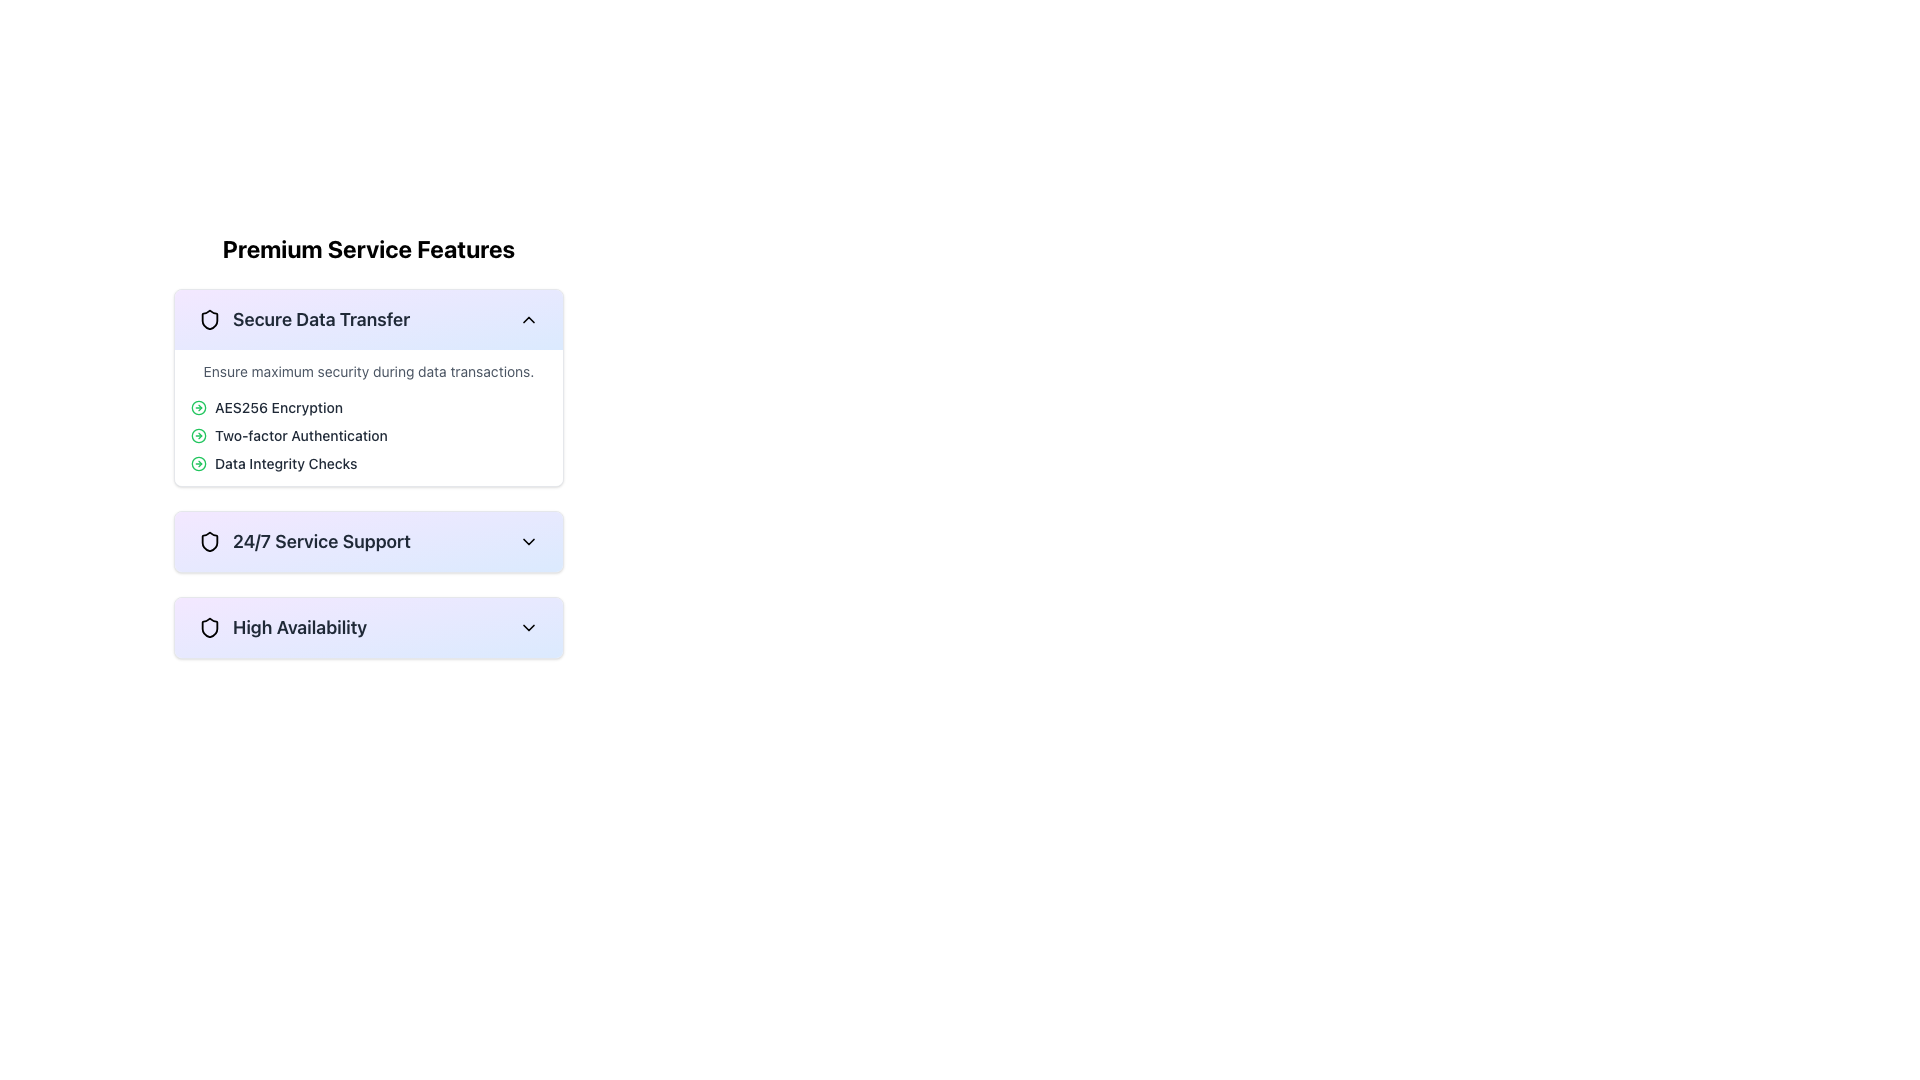  Describe the element at coordinates (300, 434) in the screenshot. I see `text information from the text label displaying 'Two-factor Authentication', which is positioned in the middle column below 'AES256 Encryption' and above 'Data Integrity Checks'` at that location.